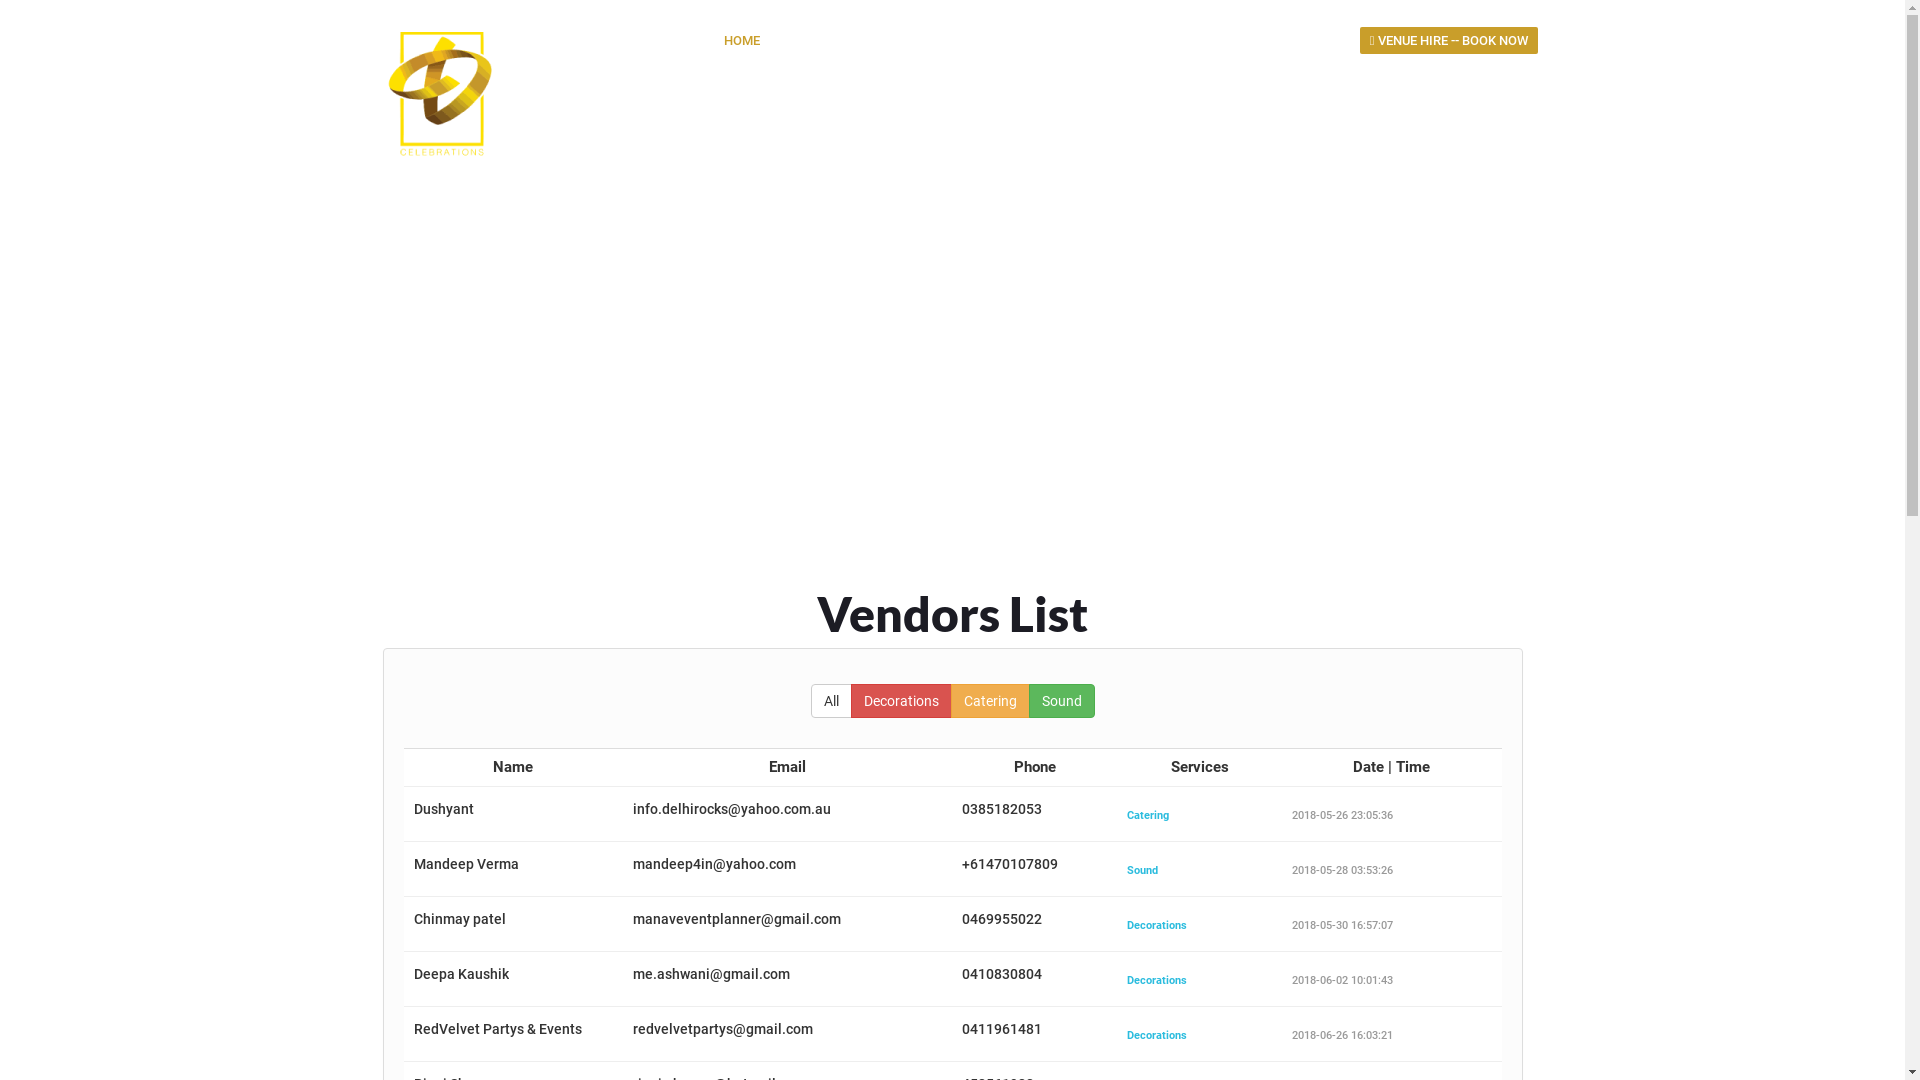 This screenshot has height=1080, width=1920. What do you see at coordinates (1306, 40) in the screenshot?
I see `'CONTACT'` at bounding box center [1306, 40].